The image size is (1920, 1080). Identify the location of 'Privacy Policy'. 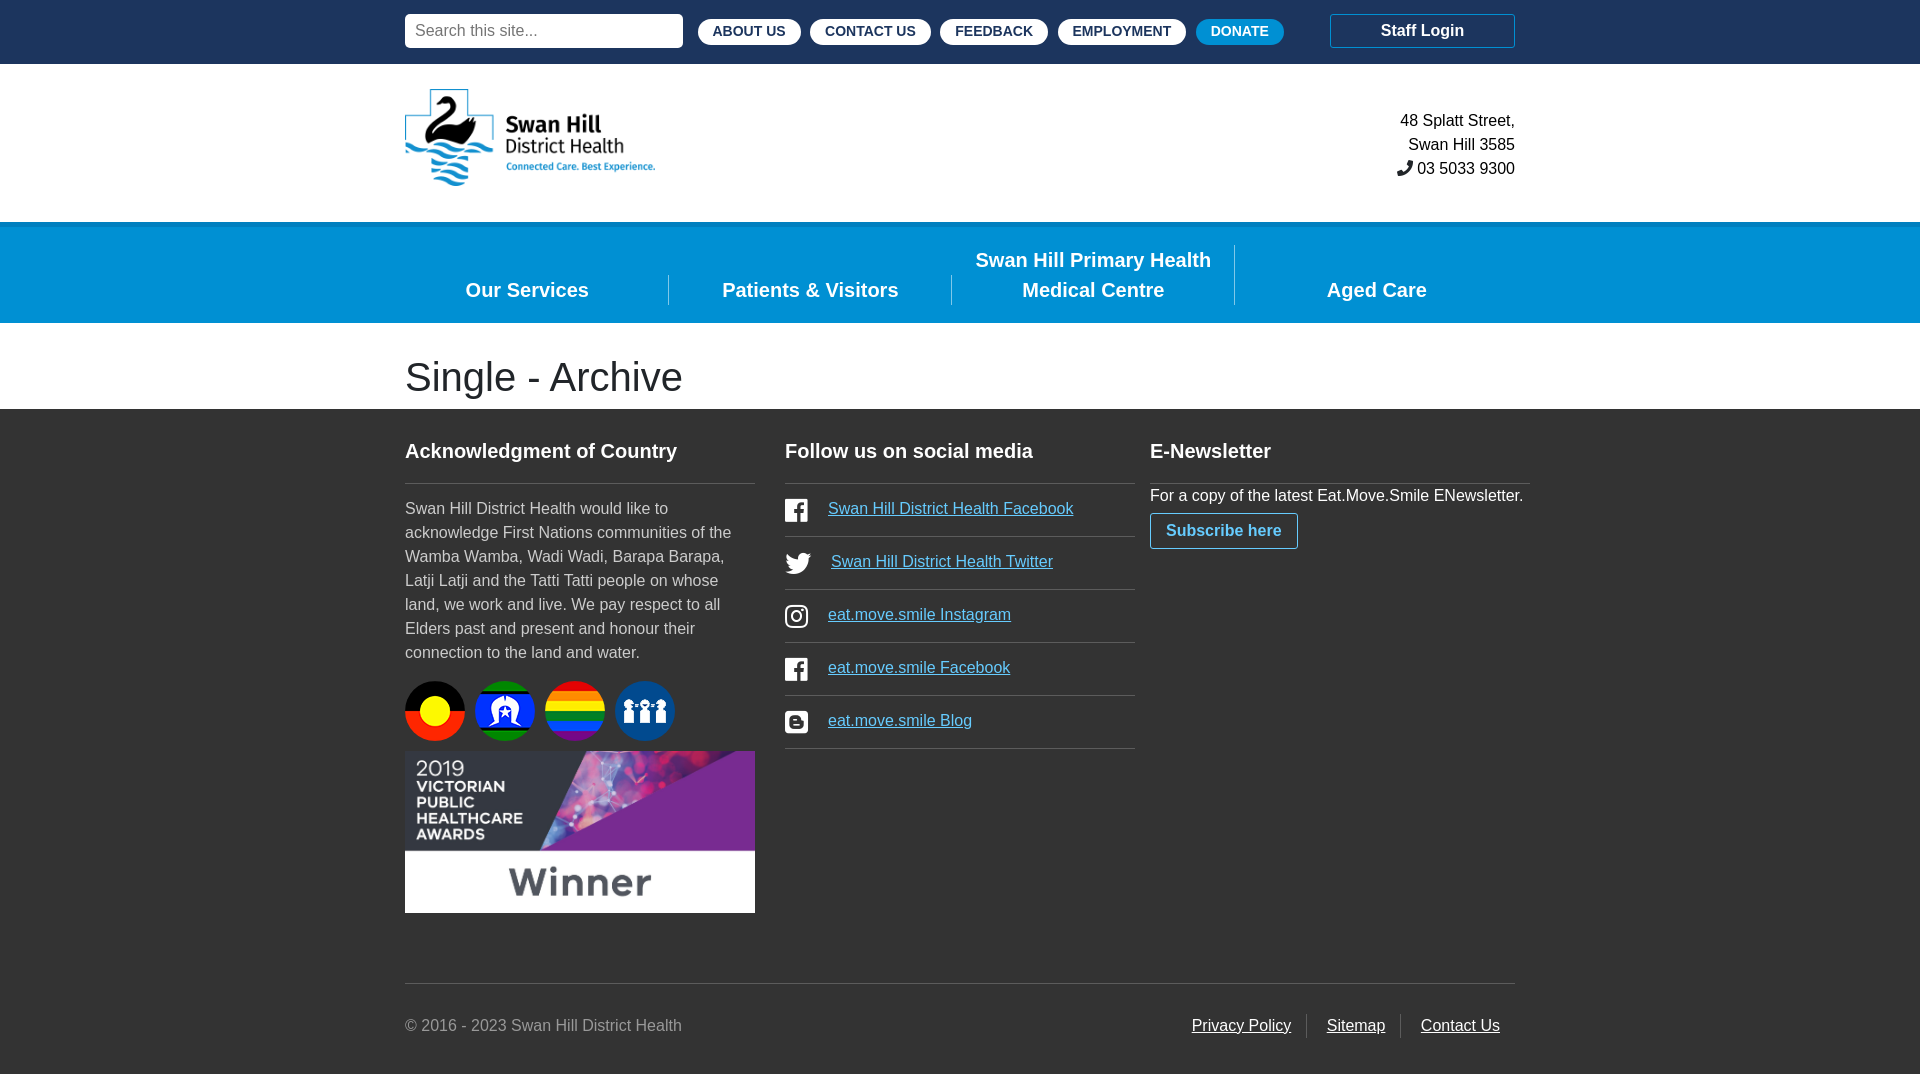
(1241, 1025).